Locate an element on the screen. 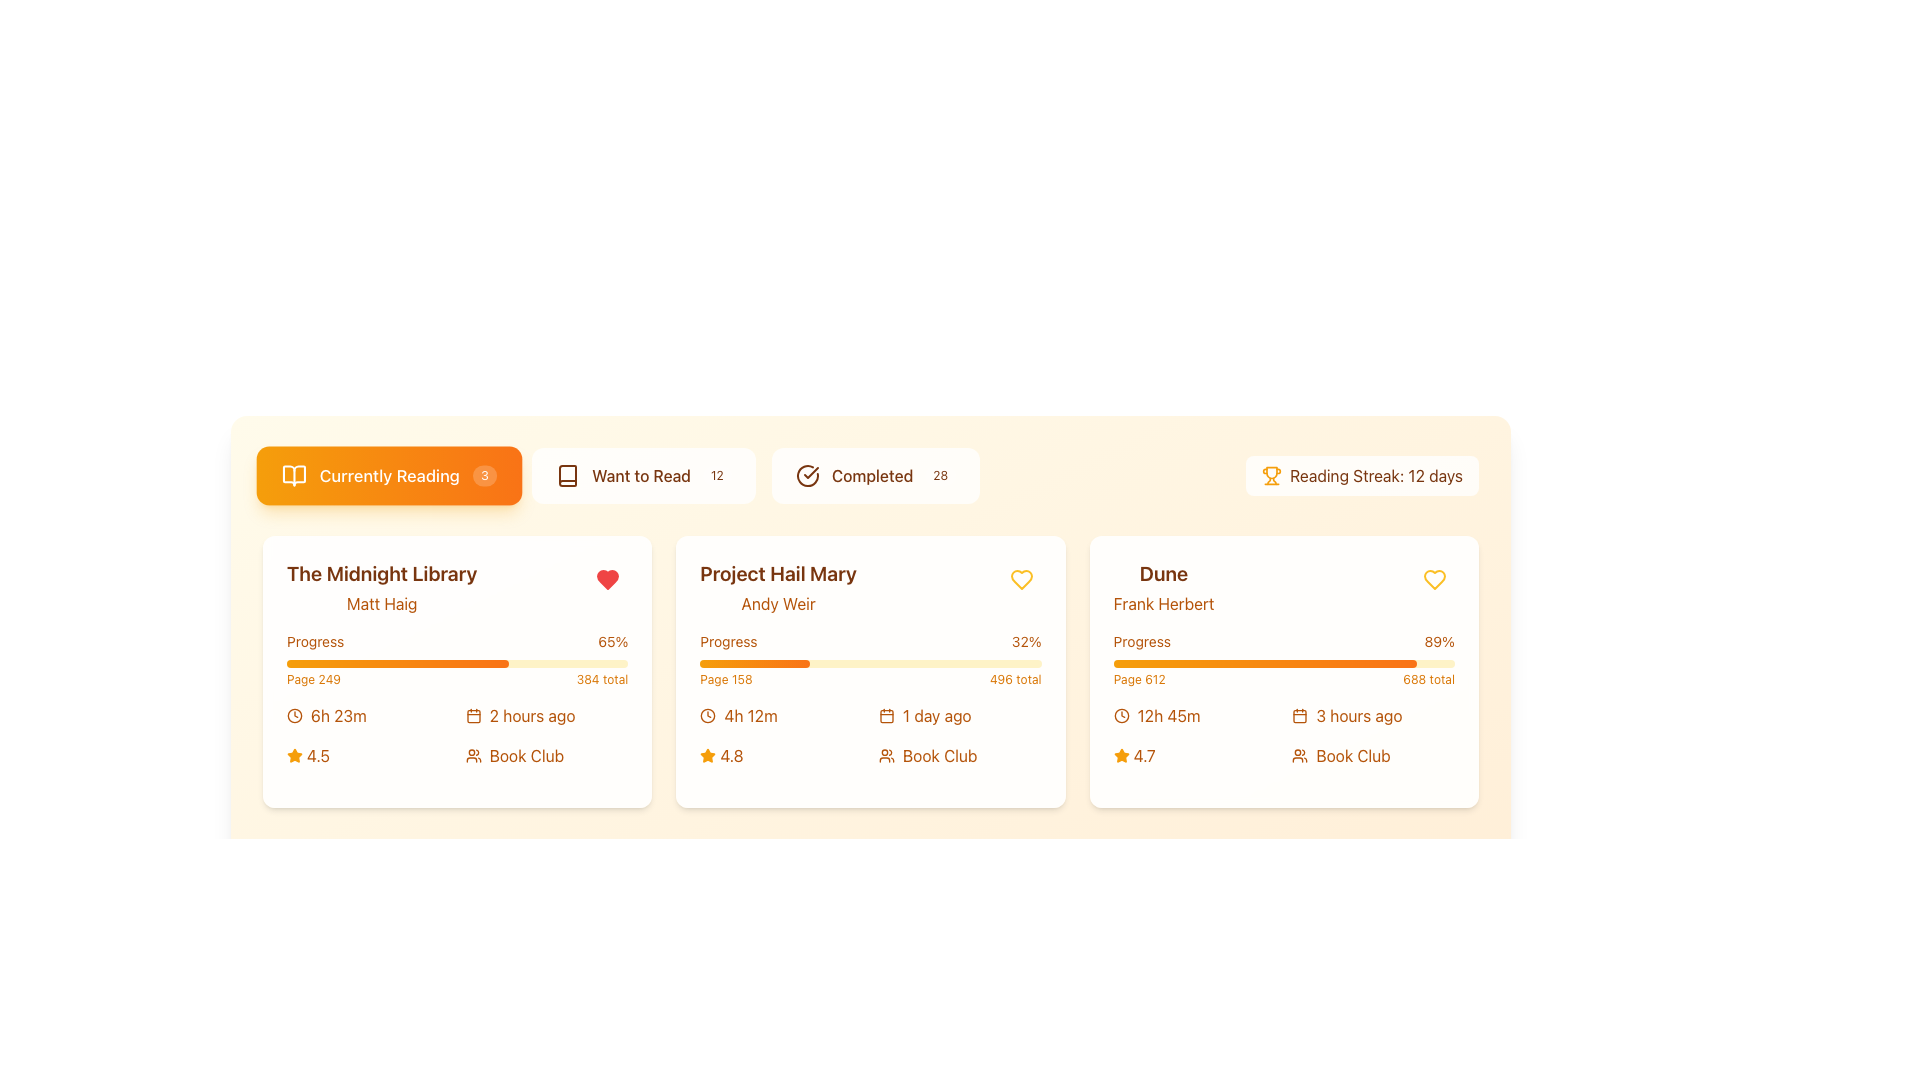 This screenshot has height=1080, width=1920. text label that indicates the association with 'The Midnight Library' book, located in the bottom section of the card, right of the group icon and below the star rating is located at coordinates (526, 756).